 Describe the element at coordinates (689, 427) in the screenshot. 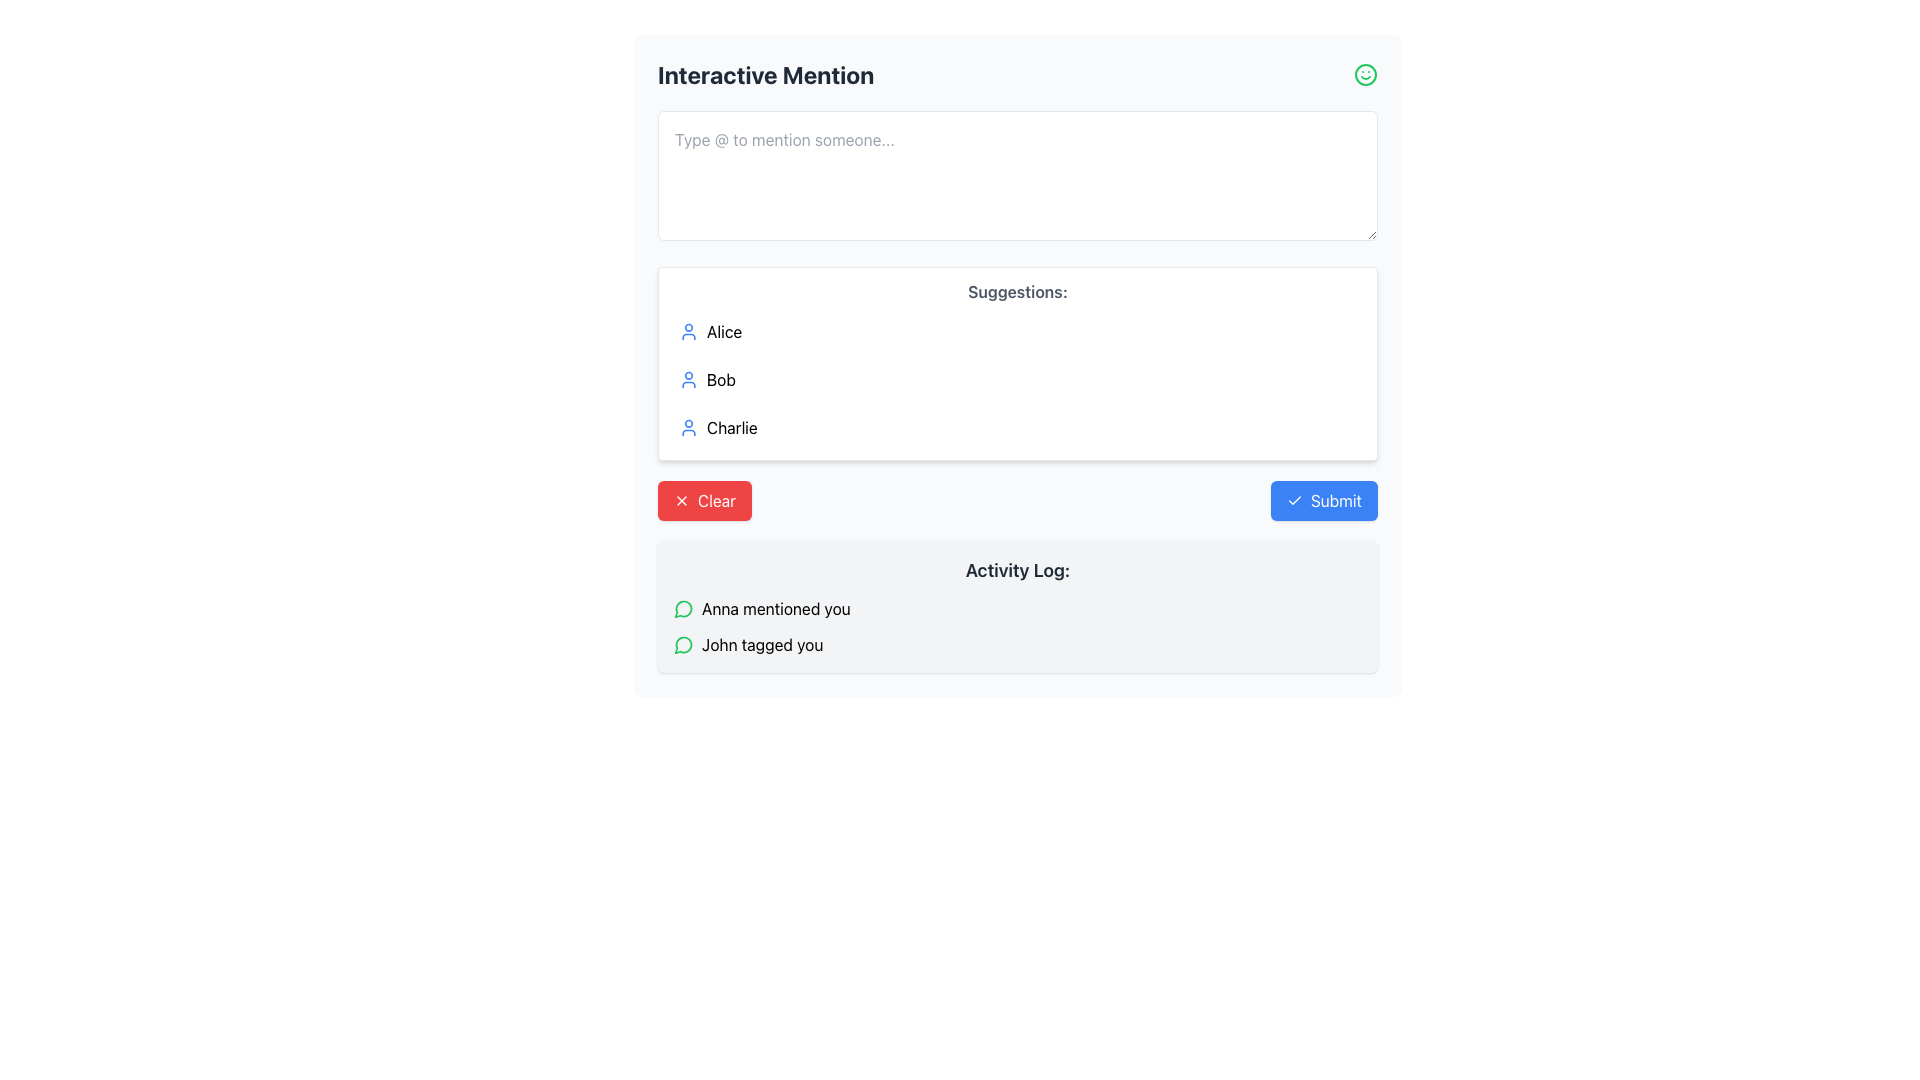

I see `the profile icon for 'Charlie' located in the 'Suggestions' section of the 'Interactive Mention' interface` at that location.